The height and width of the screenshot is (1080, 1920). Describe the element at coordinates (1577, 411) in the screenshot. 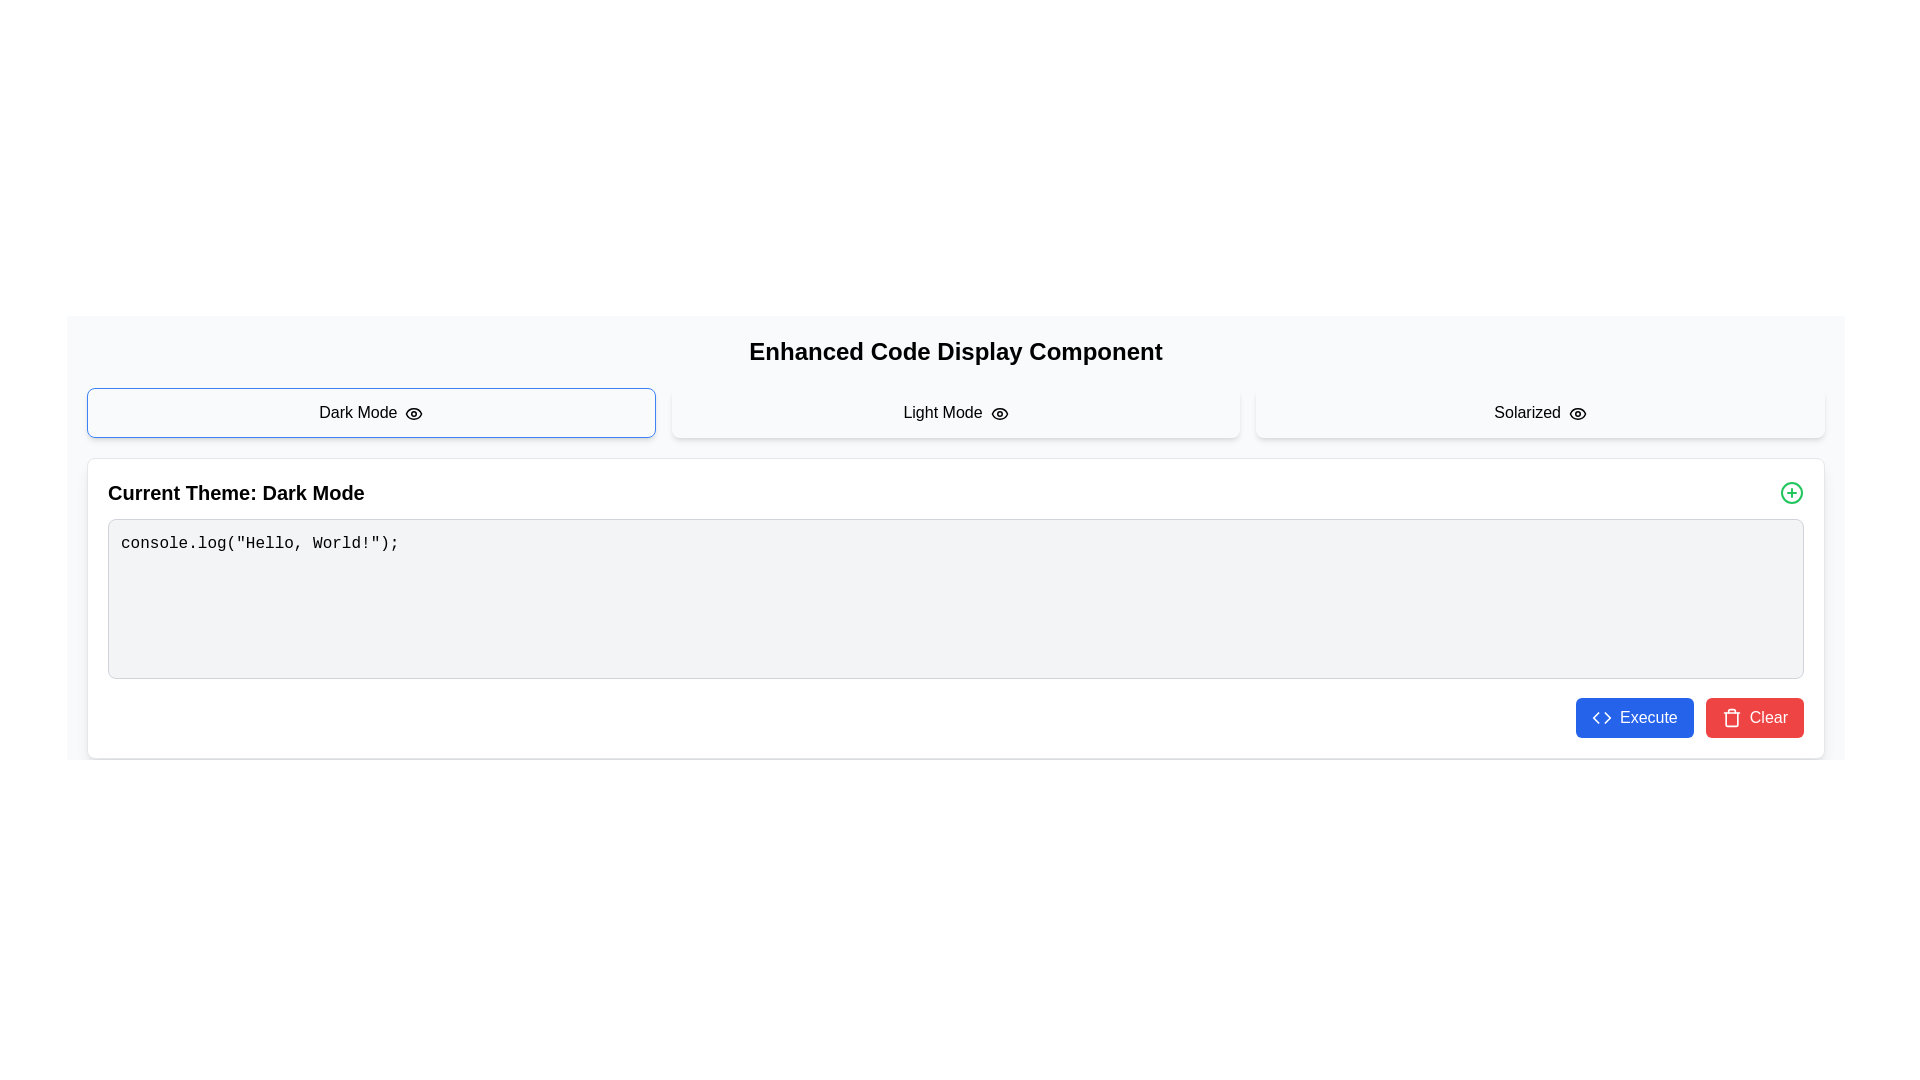

I see `the eye icon associated with the SVG element in the header that represents the visibility or viewing state for theme configuration, specifically for the 'Solarized' theme option` at that location.